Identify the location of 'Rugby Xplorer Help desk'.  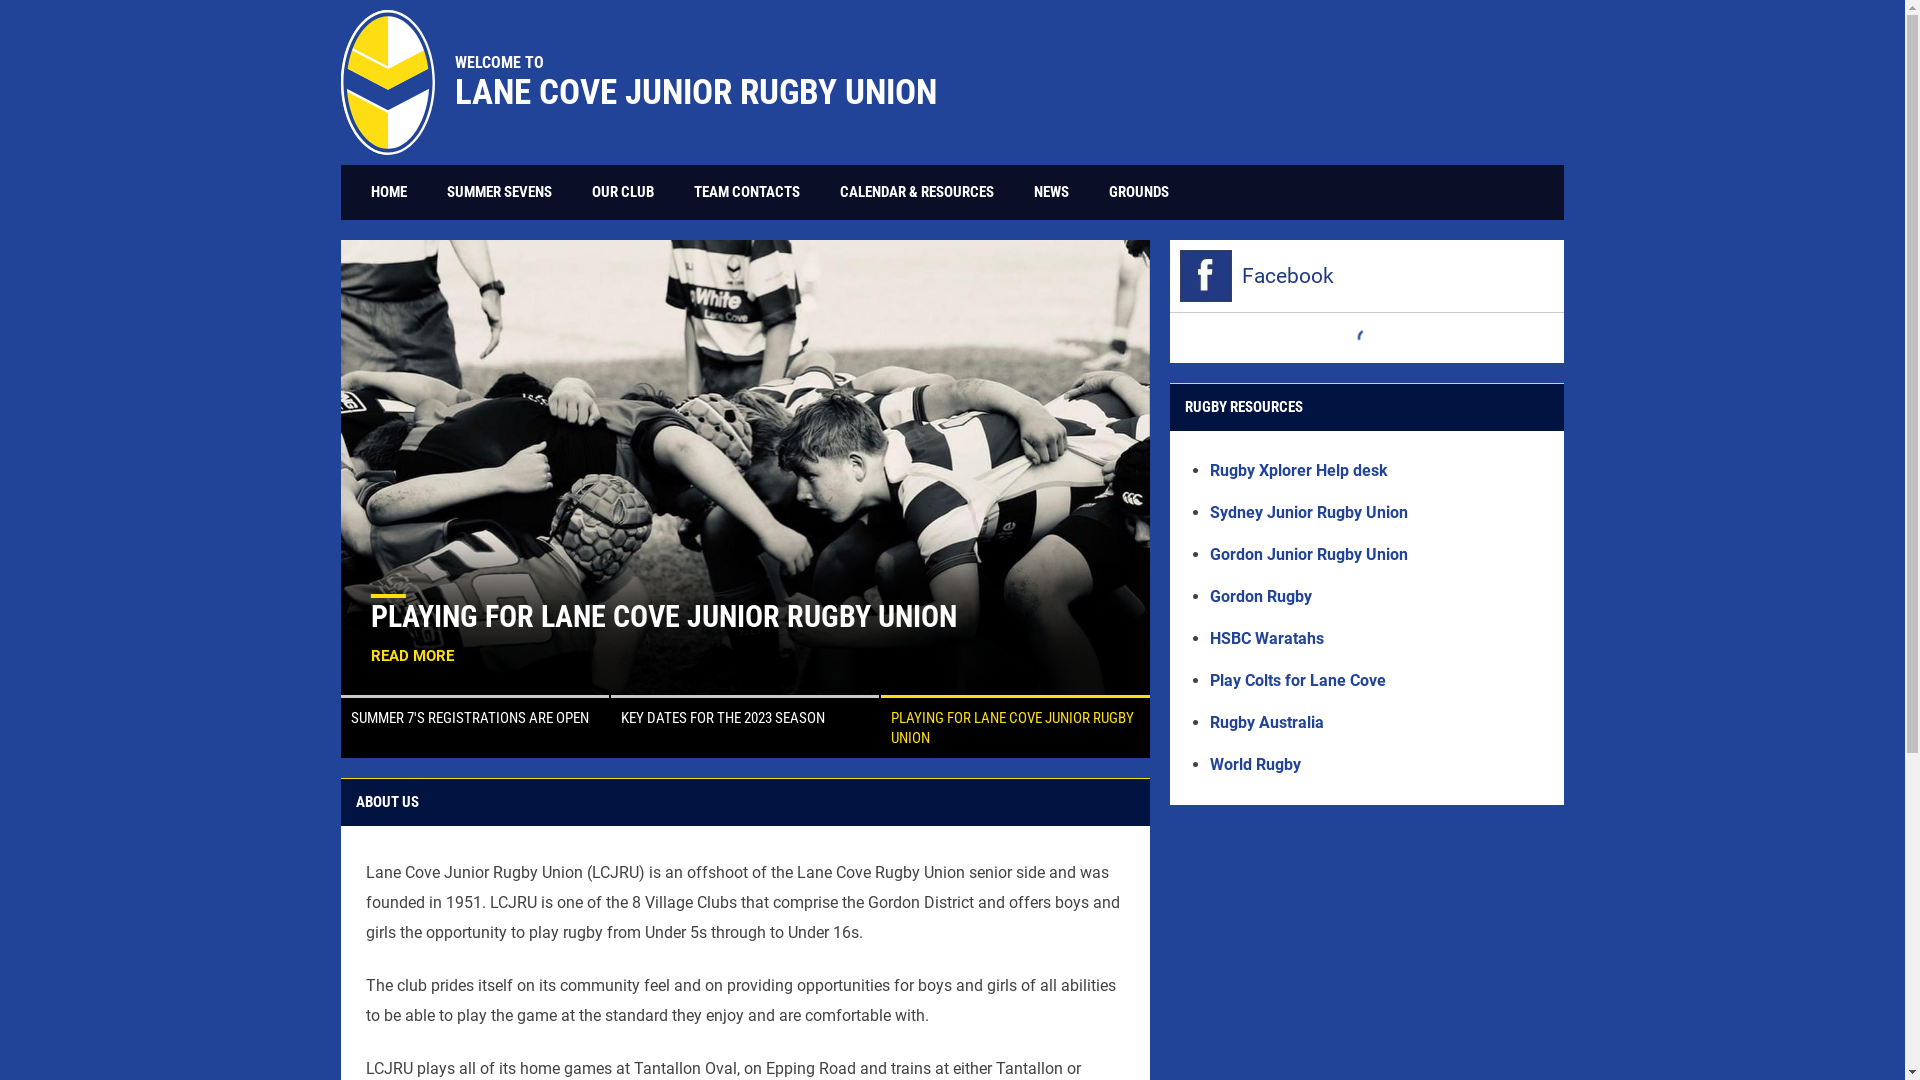
(1299, 470).